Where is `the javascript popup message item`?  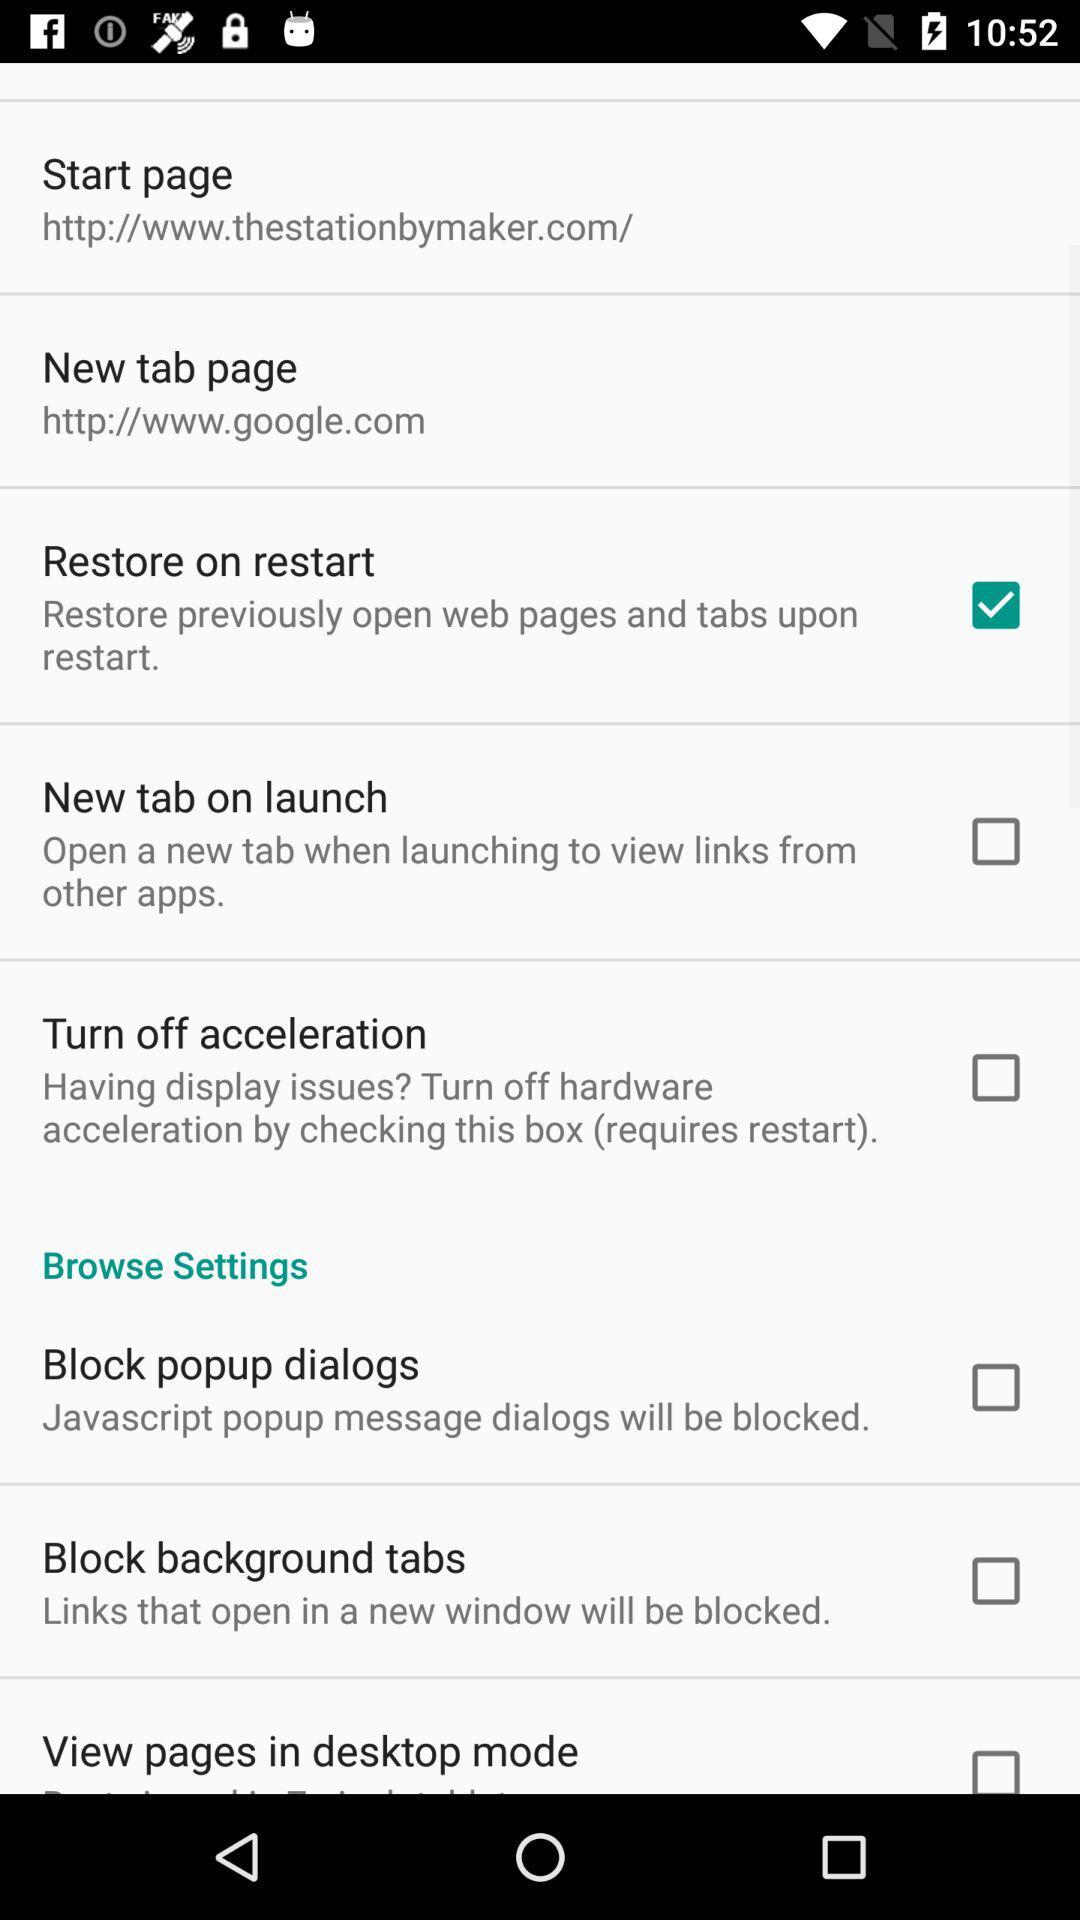 the javascript popup message item is located at coordinates (456, 1415).